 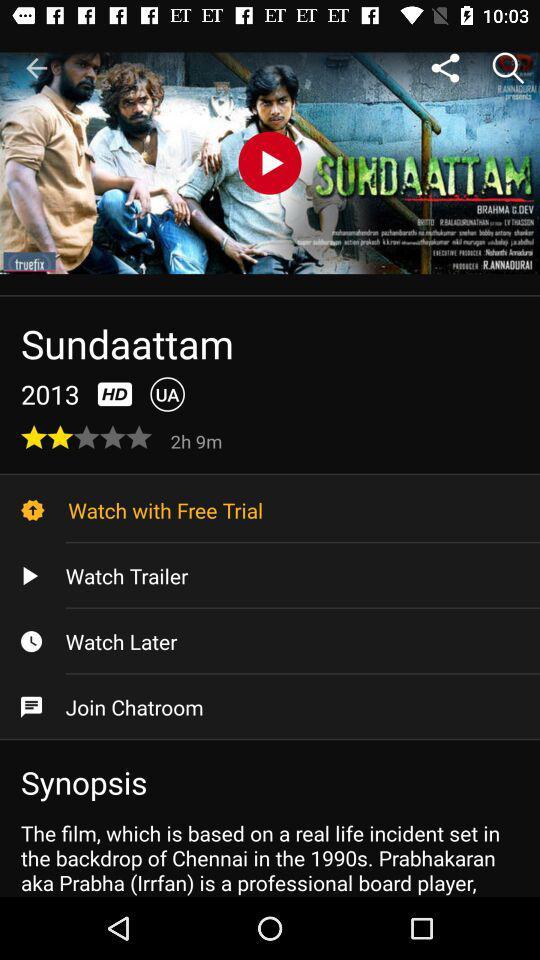 What do you see at coordinates (36, 68) in the screenshot?
I see `icon at the top left corner` at bounding box center [36, 68].